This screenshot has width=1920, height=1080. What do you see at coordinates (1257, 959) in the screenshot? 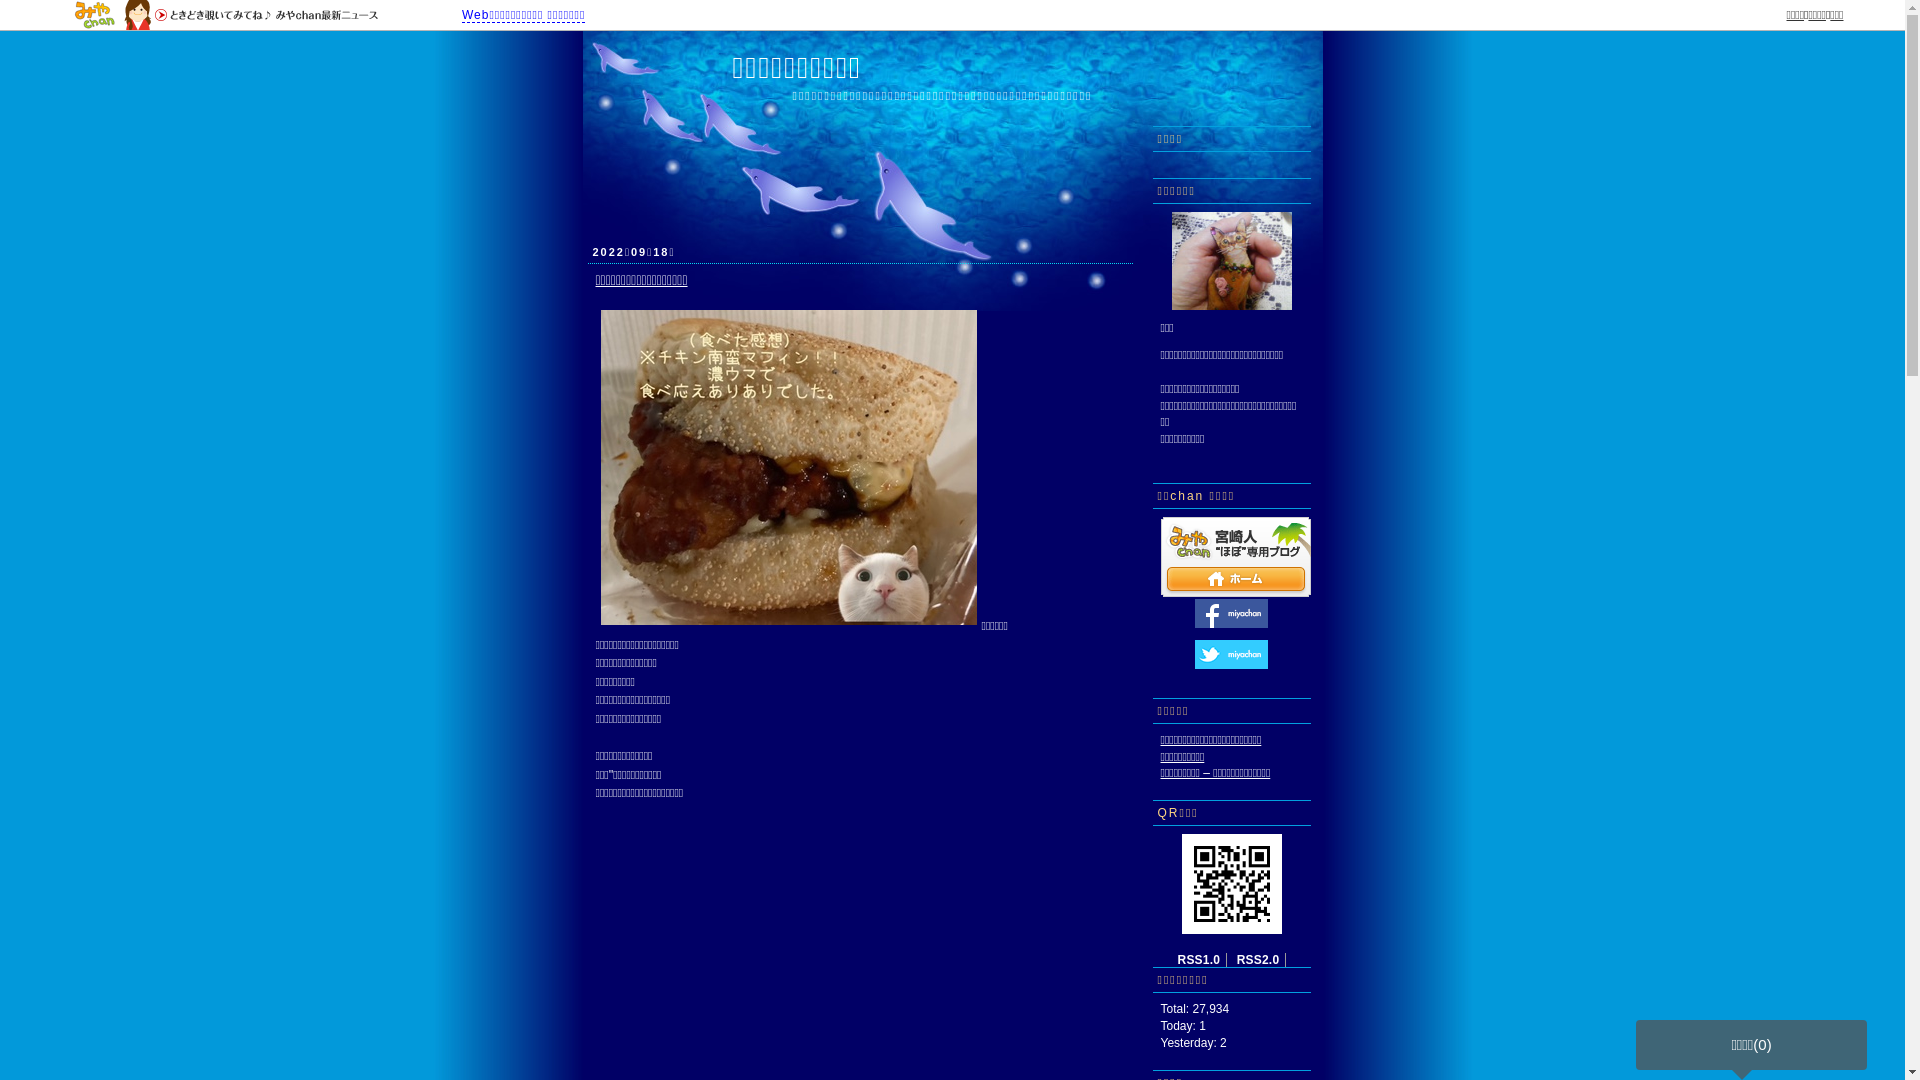
I see `'RSS2.0'` at bounding box center [1257, 959].